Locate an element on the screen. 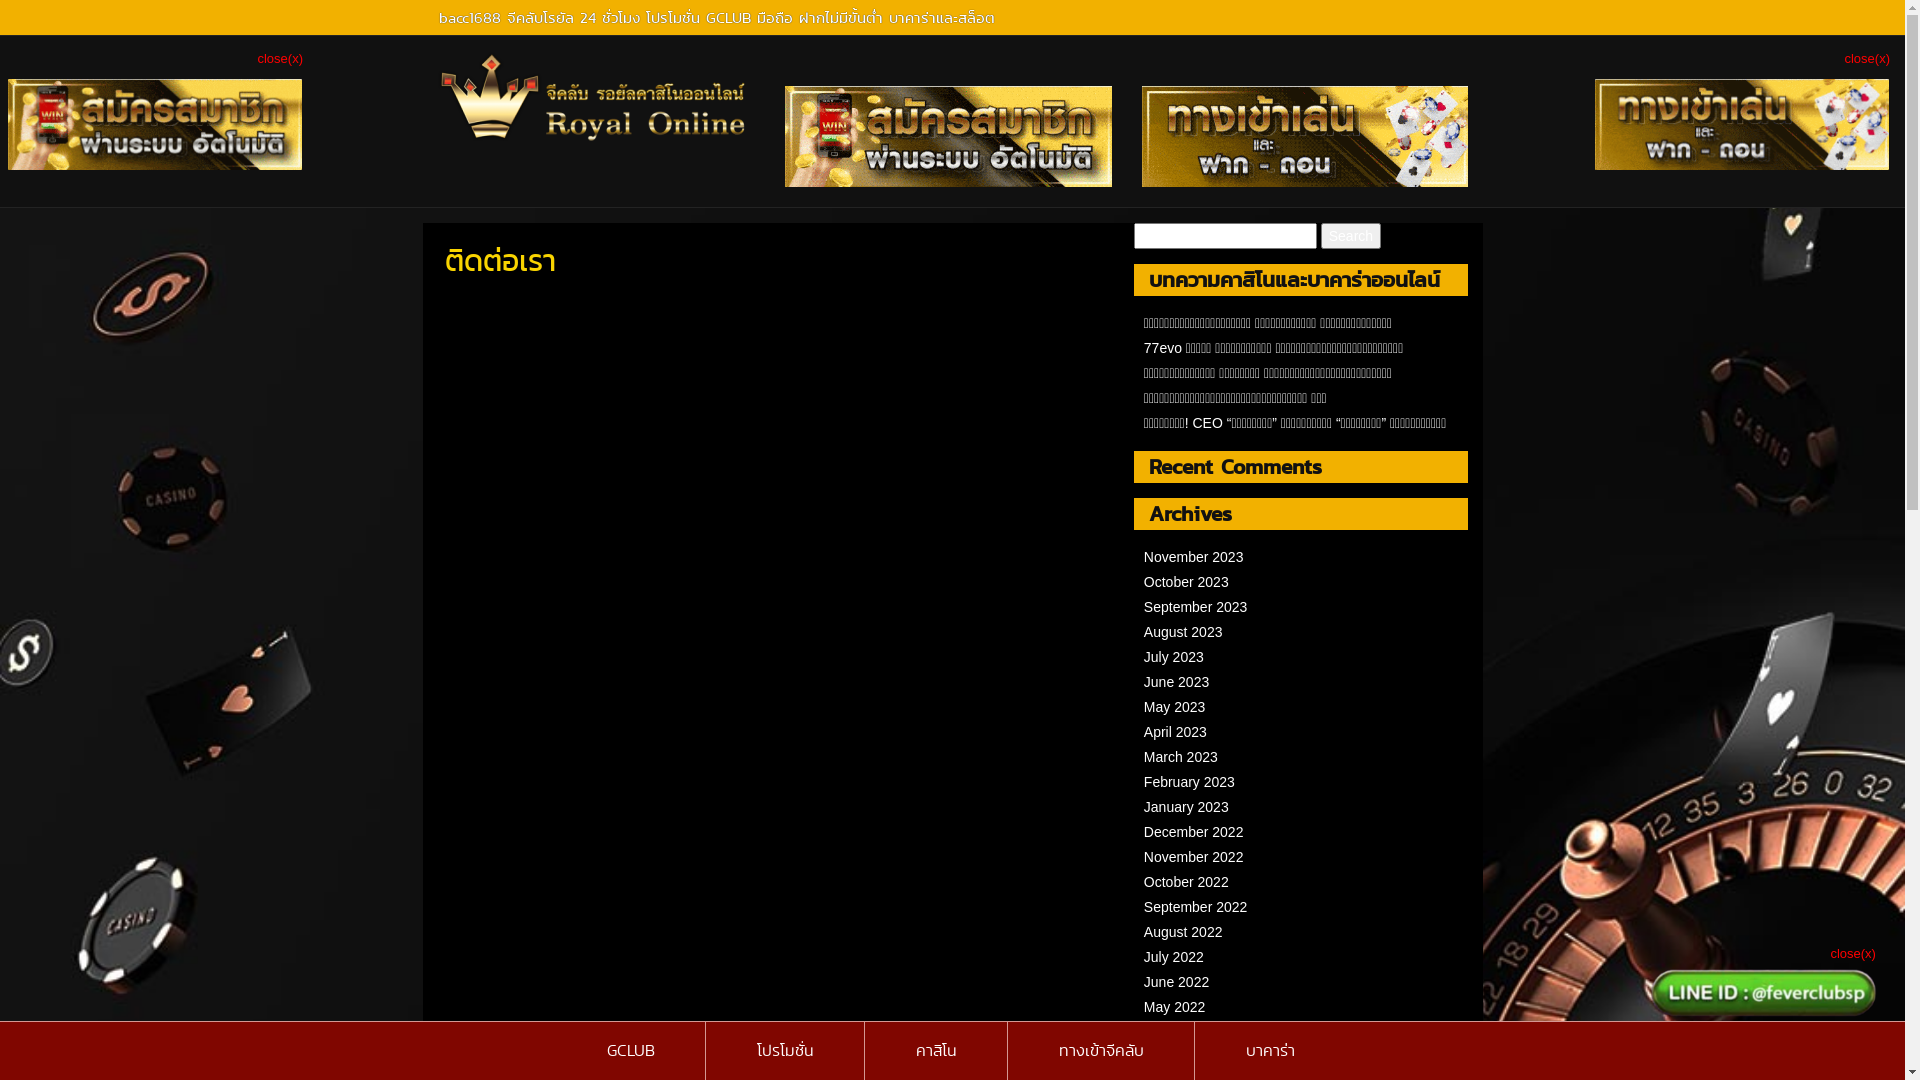  'Search' is located at coordinates (1320, 234).